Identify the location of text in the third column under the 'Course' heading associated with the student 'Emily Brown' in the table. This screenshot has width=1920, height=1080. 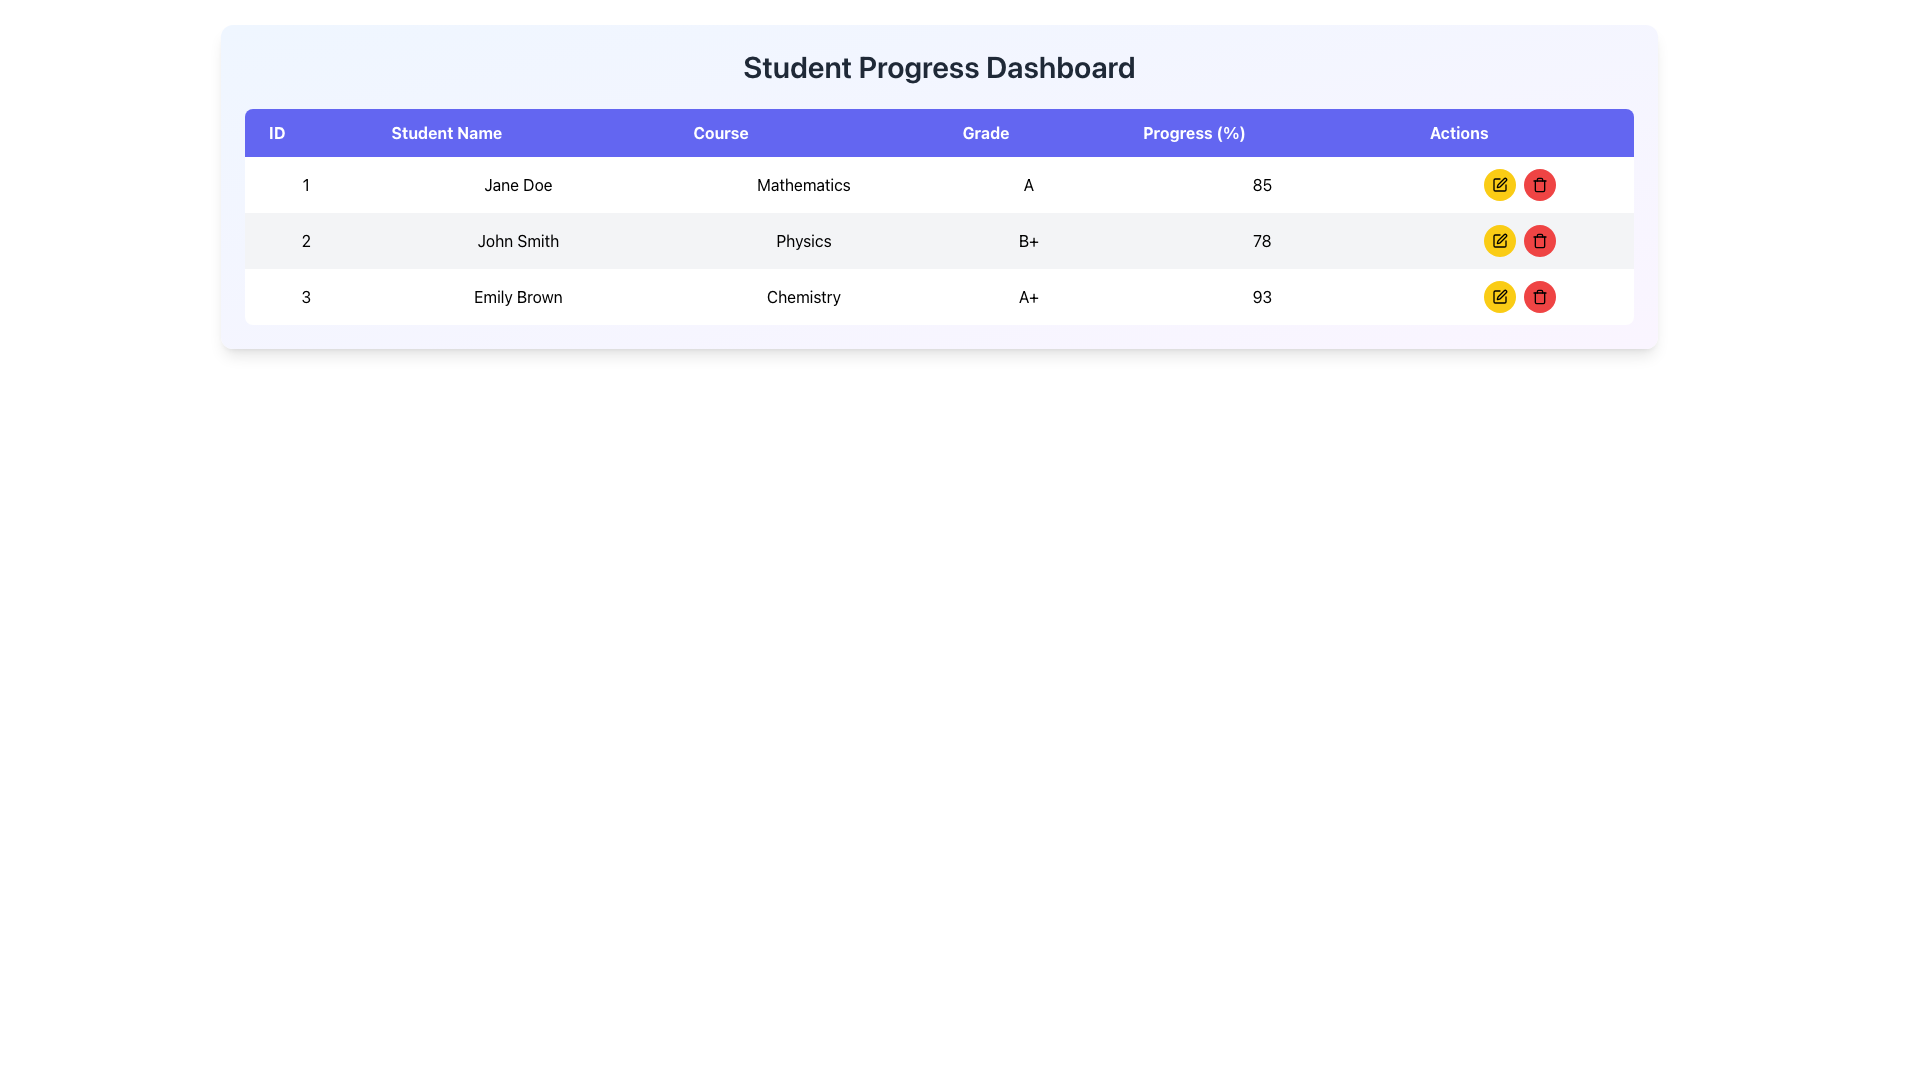
(804, 297).